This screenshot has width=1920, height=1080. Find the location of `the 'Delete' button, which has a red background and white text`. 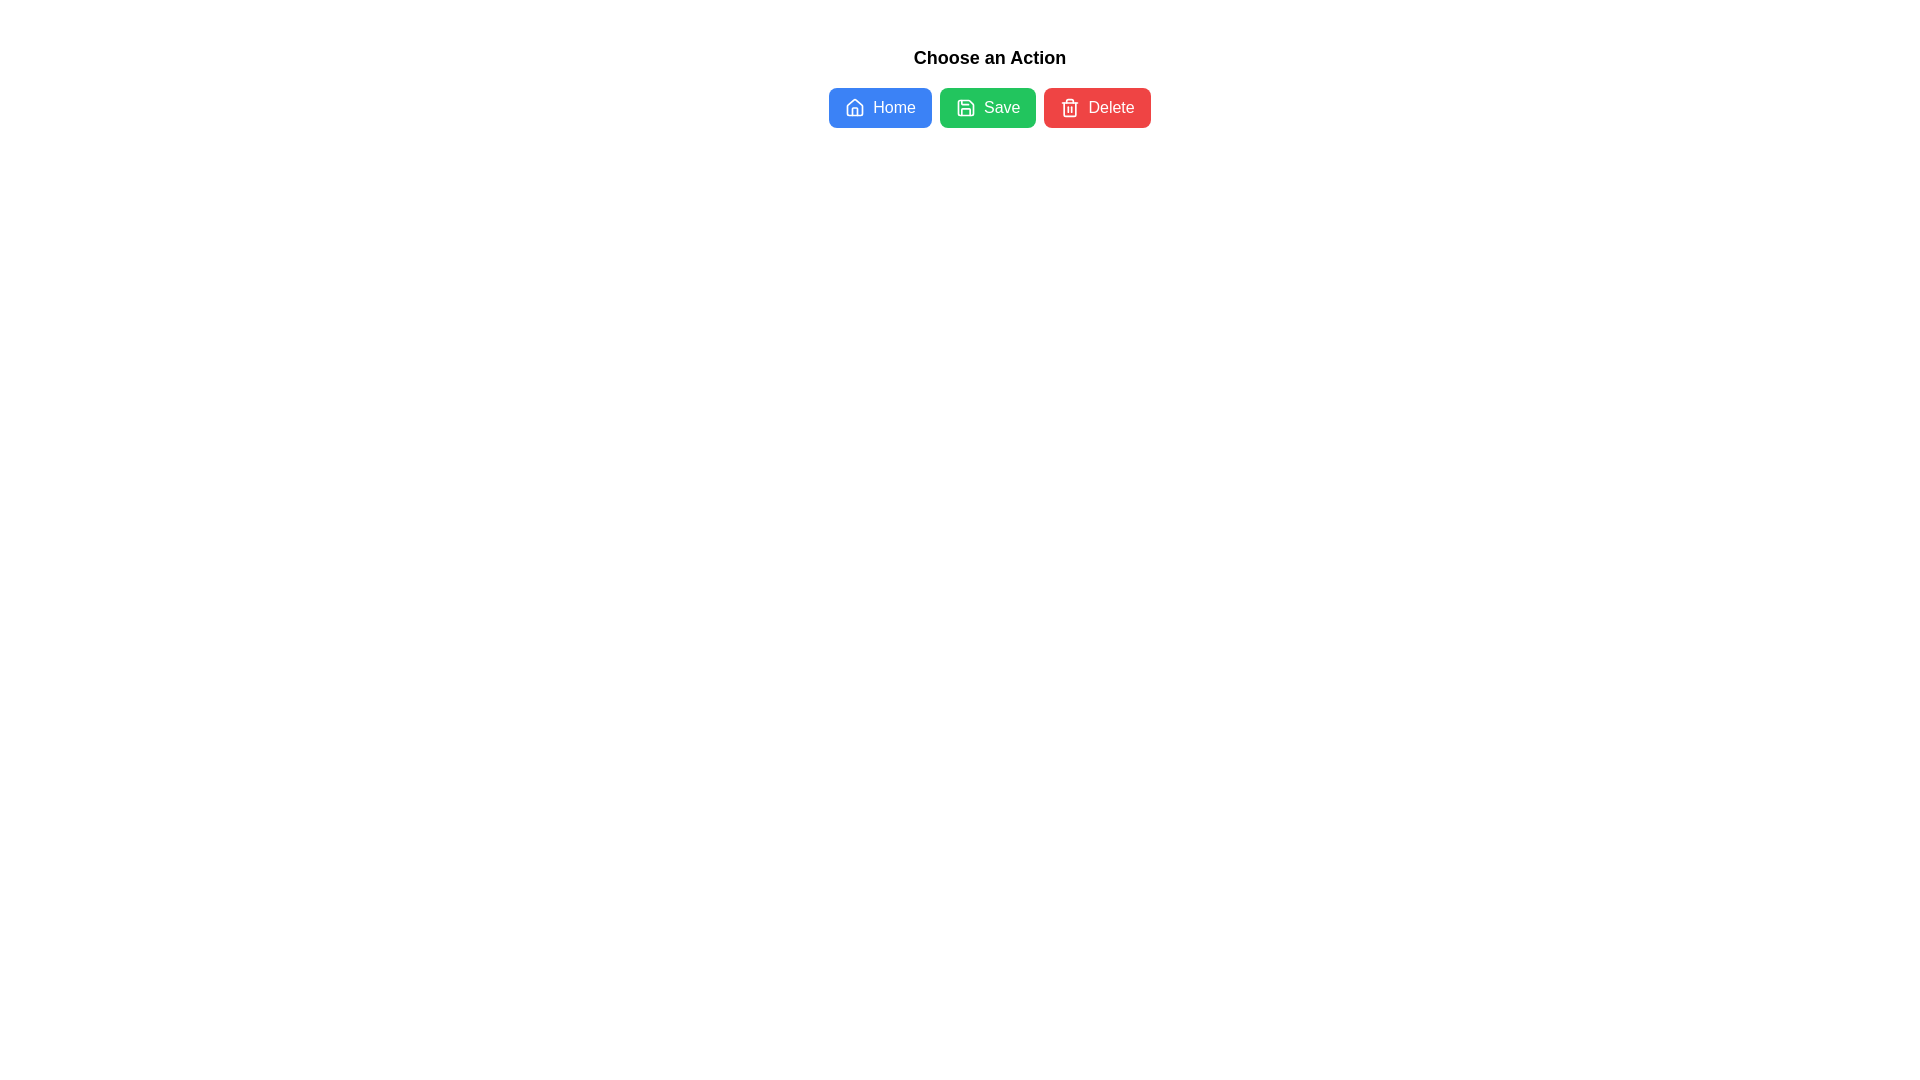

the 'Delete' button, which has a red background and white text is located at coordinates (1096, 108).